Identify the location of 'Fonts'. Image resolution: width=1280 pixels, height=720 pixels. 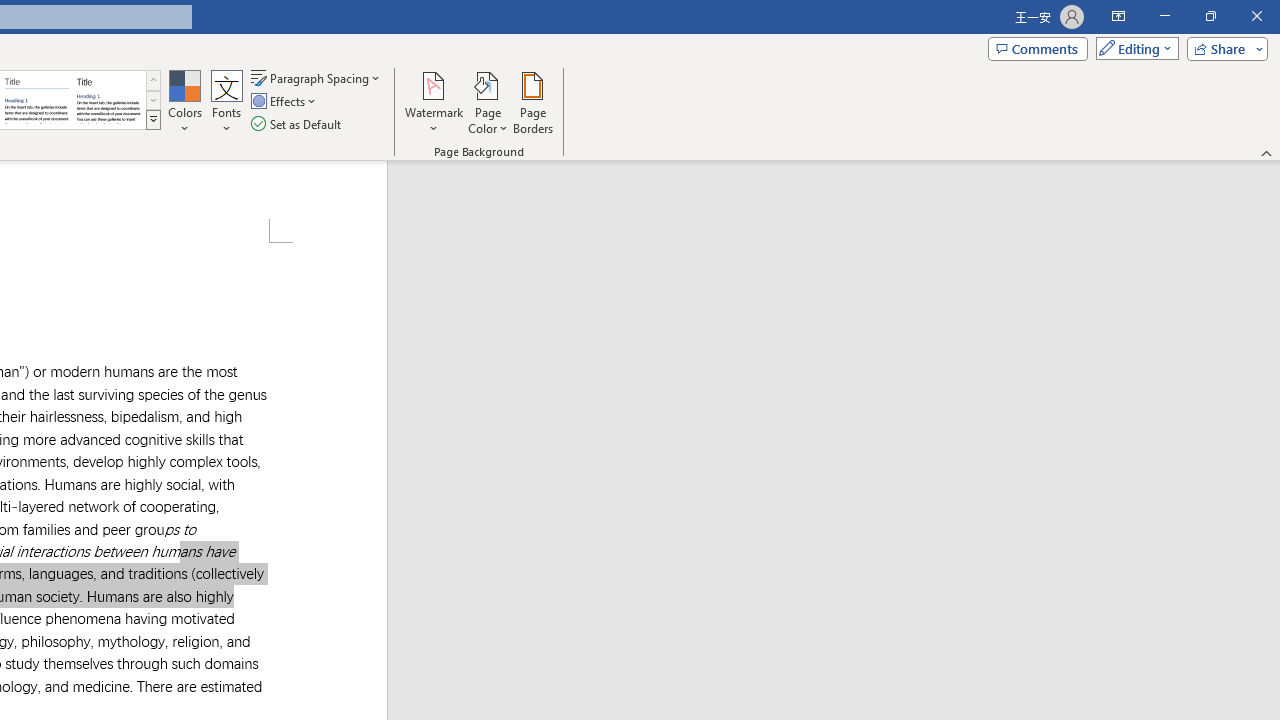
(227, 103).